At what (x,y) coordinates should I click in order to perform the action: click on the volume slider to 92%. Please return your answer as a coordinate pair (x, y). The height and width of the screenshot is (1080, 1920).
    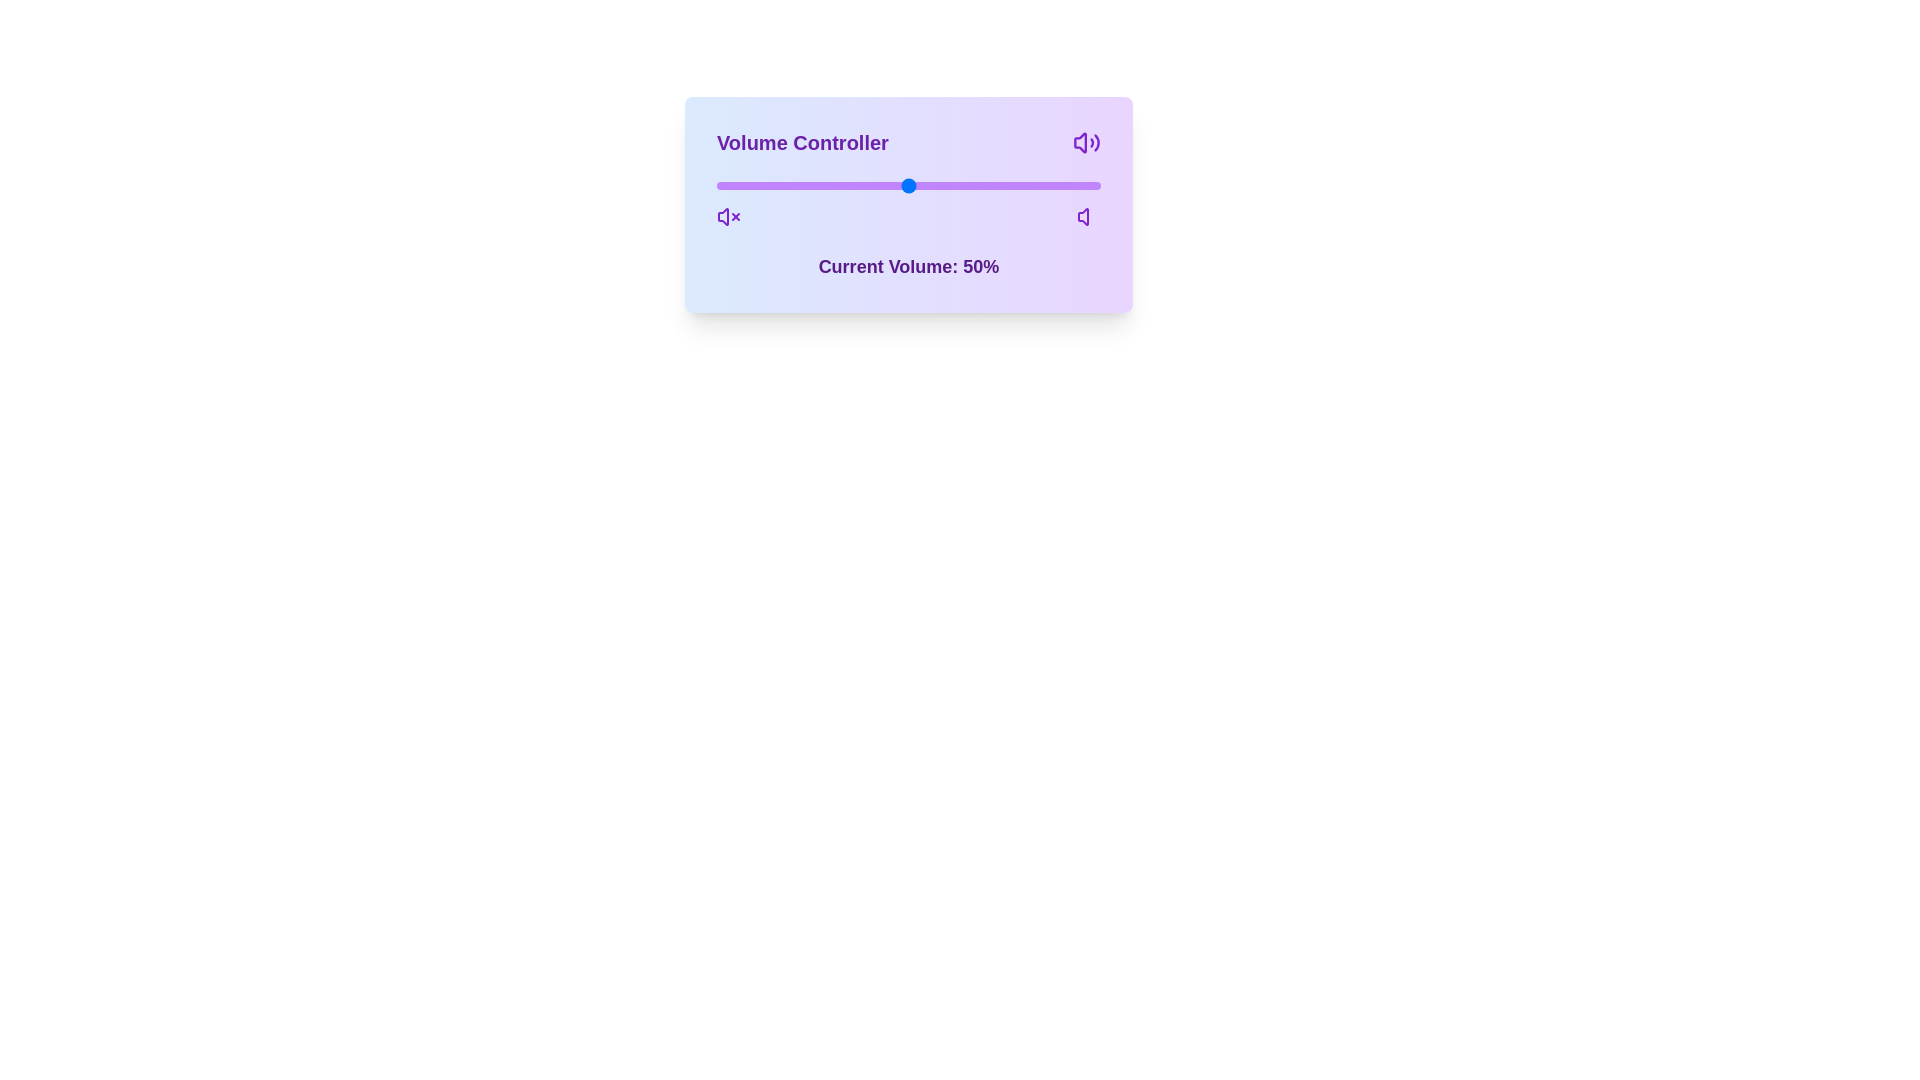
    Looking at the image, I should click on (1069, 185).